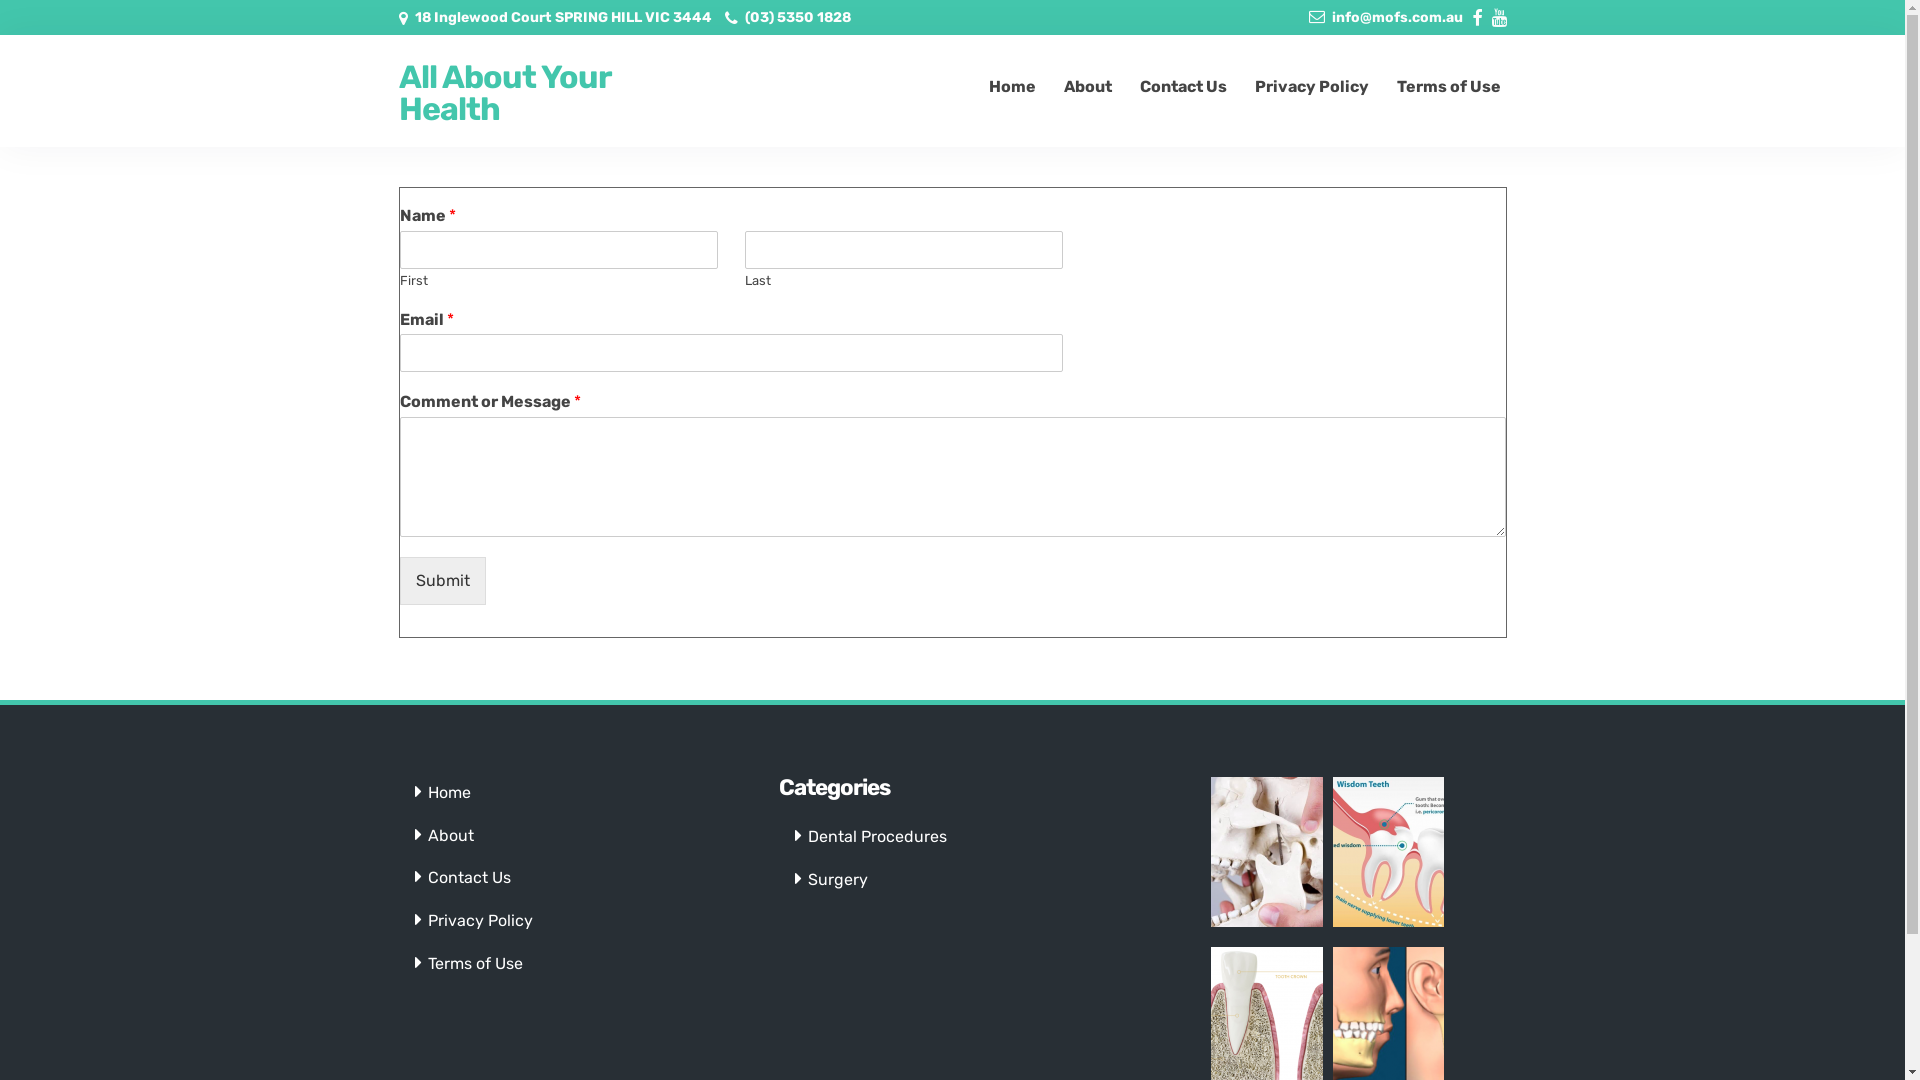 This screenshot has height=1080, width=1920. What do you see at coordinates (1183, 86) in the screenshot?
I see `'Contact Us'` at bounding box center [1183, 86].